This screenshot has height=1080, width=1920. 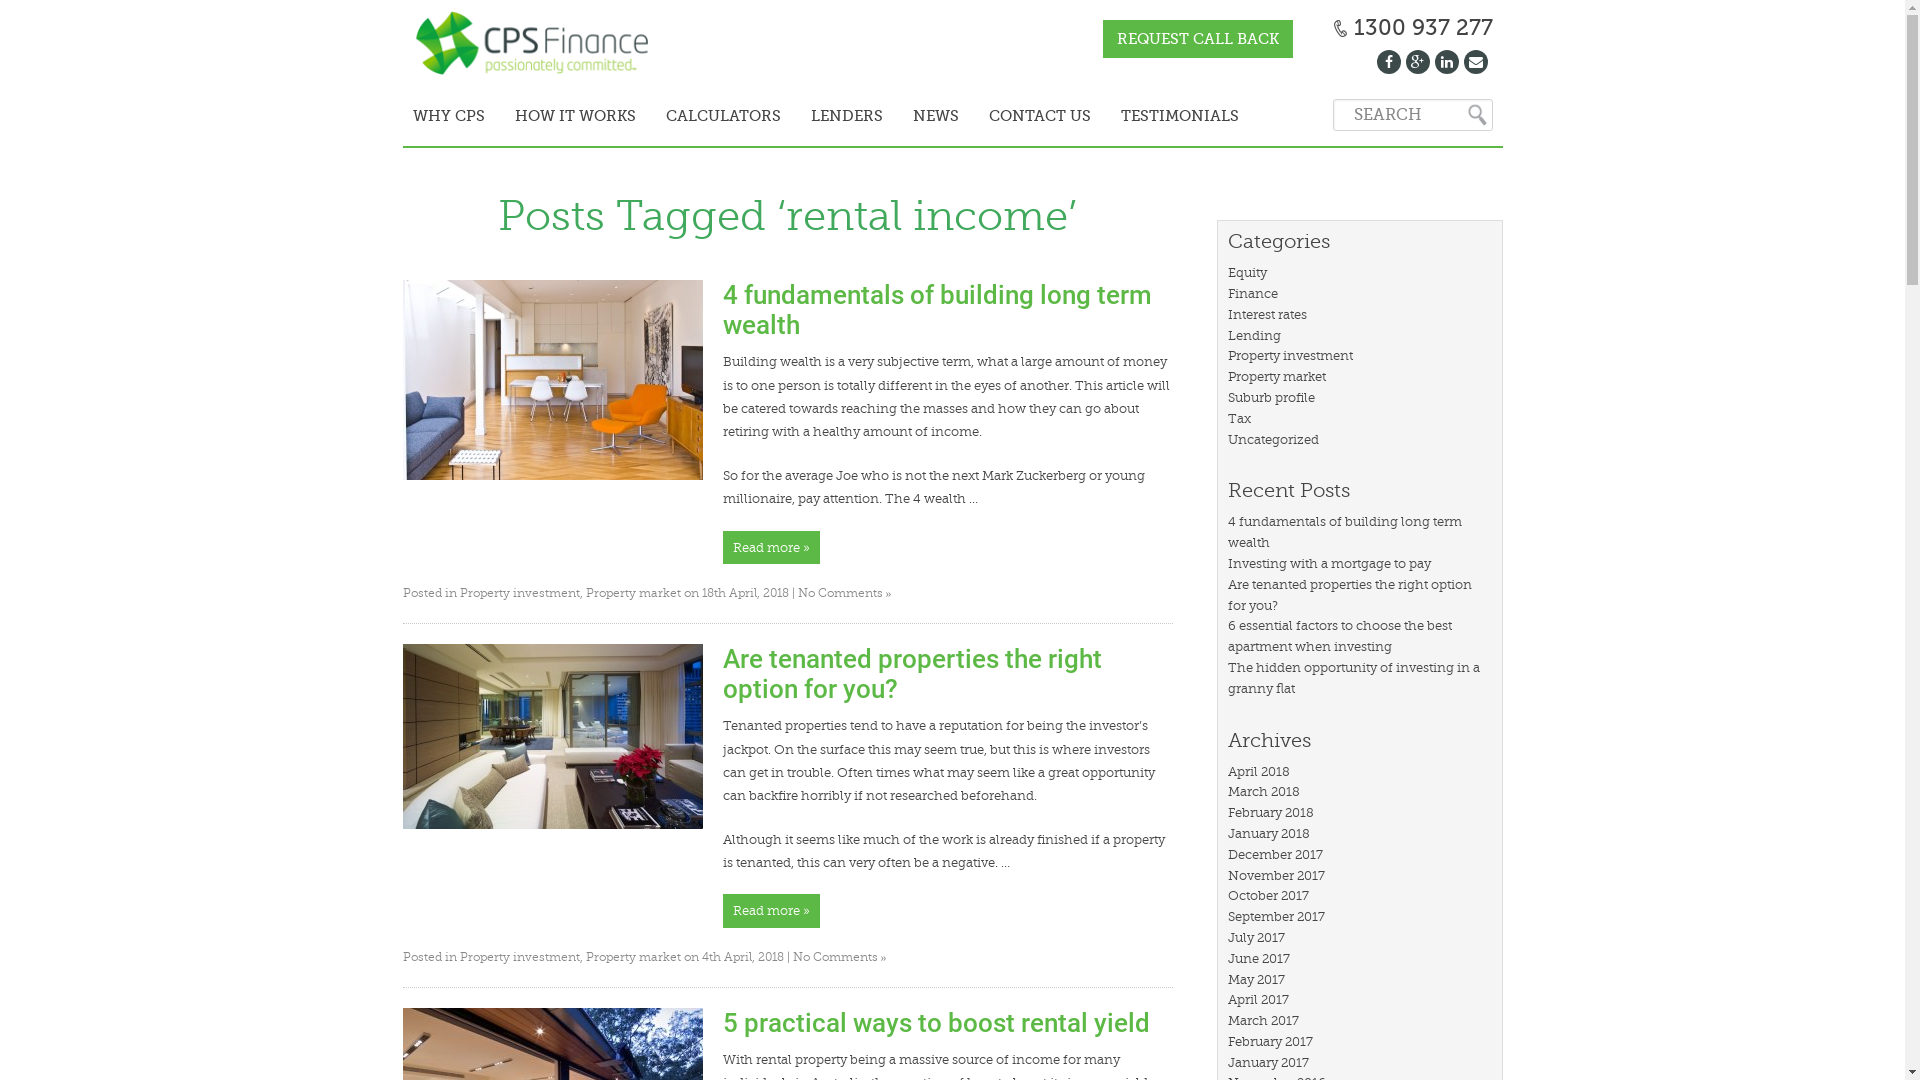 What do you see at coordinates (1227, 770) in the screenshot?
I see `'April 2018'` at bounding box center [1227, 770].